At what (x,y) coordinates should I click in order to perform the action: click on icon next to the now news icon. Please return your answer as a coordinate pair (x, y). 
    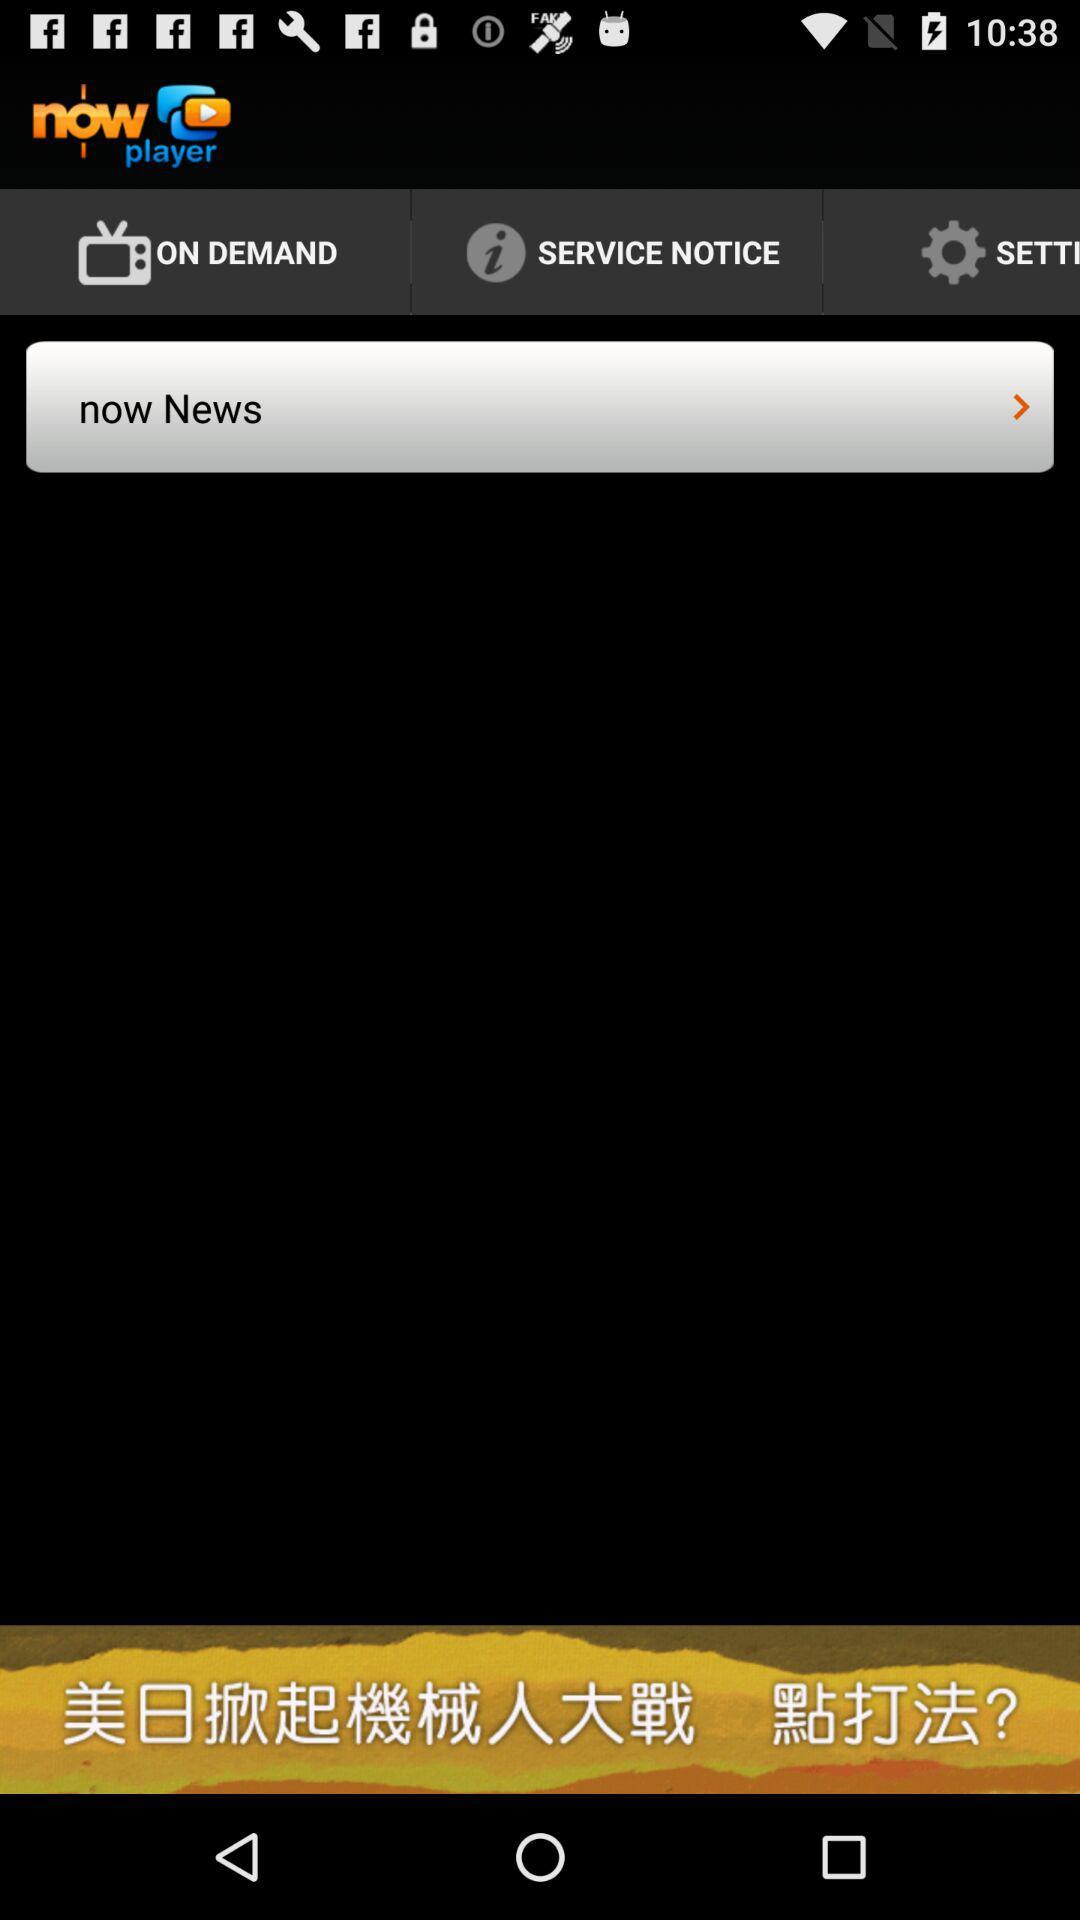
    Looking at the image, I should click on (1021, 405).